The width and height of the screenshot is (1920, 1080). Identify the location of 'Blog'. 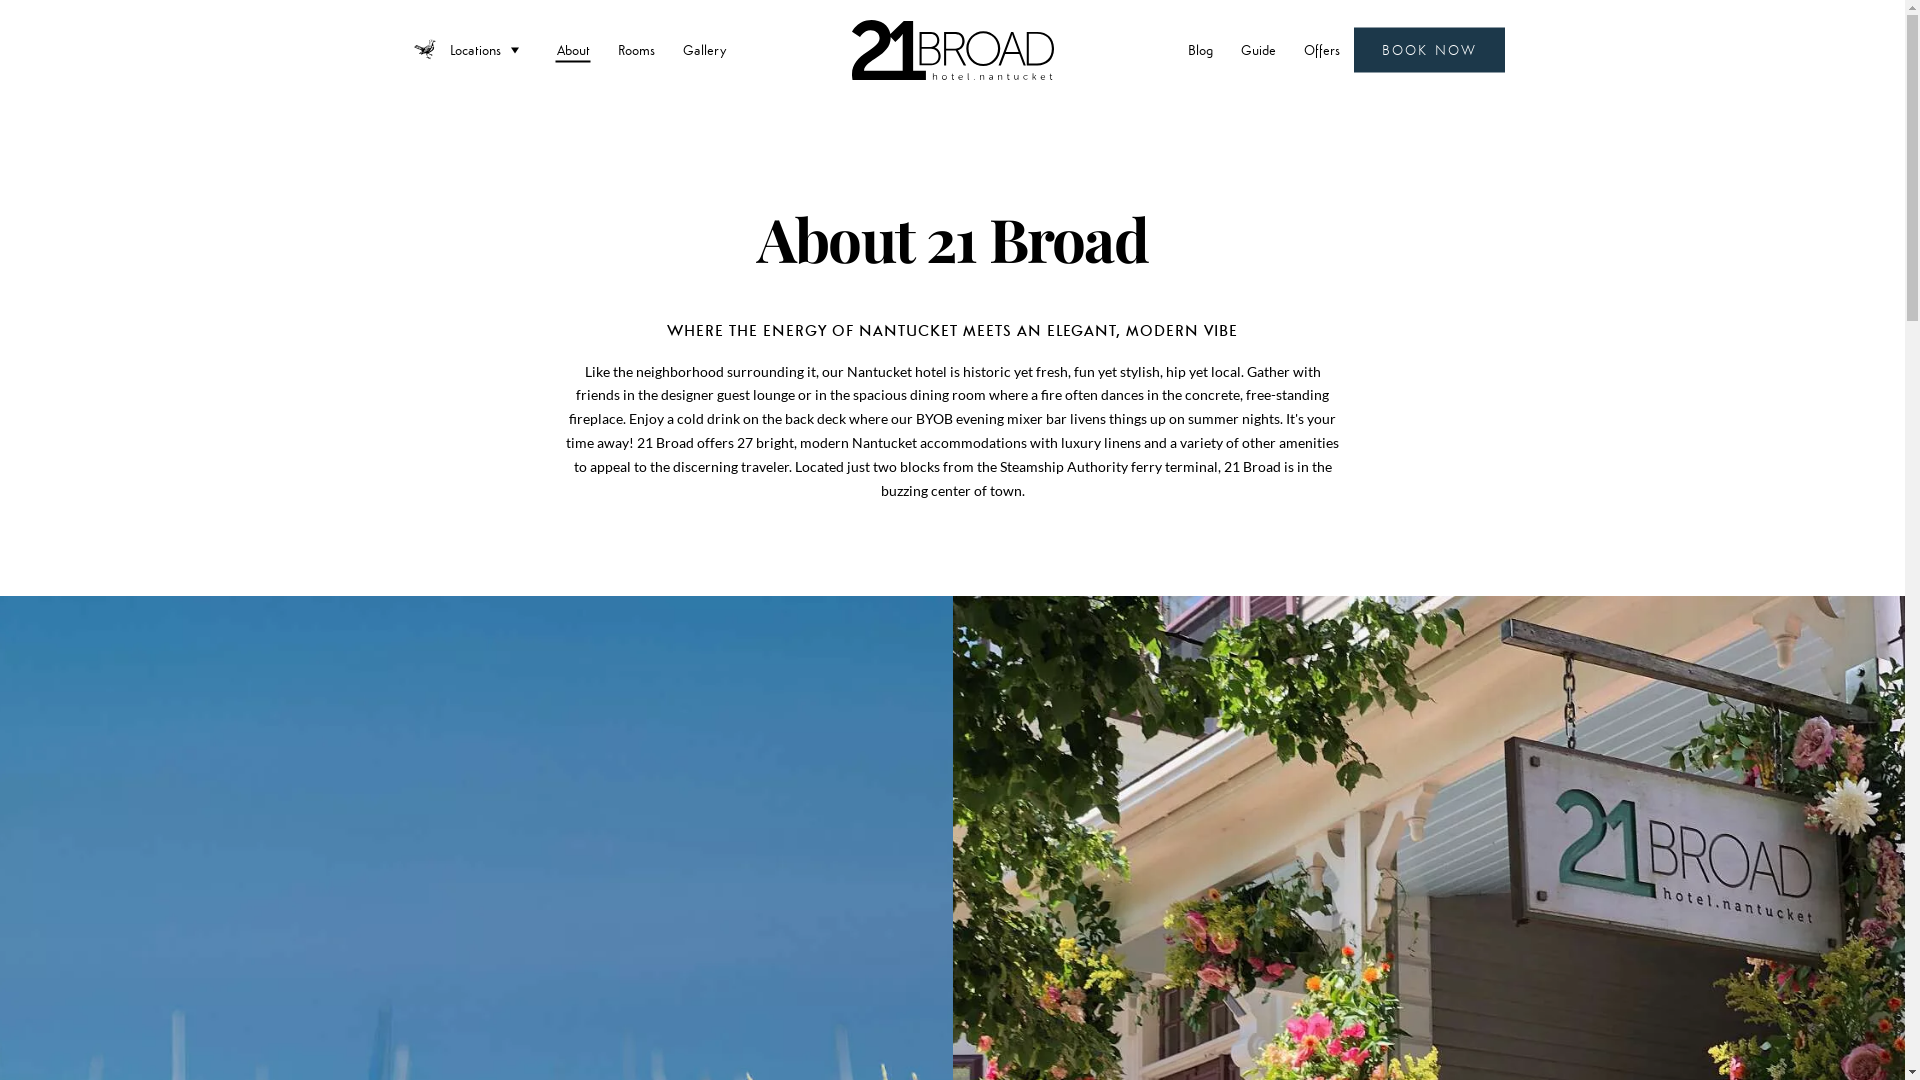
(1200, 49).